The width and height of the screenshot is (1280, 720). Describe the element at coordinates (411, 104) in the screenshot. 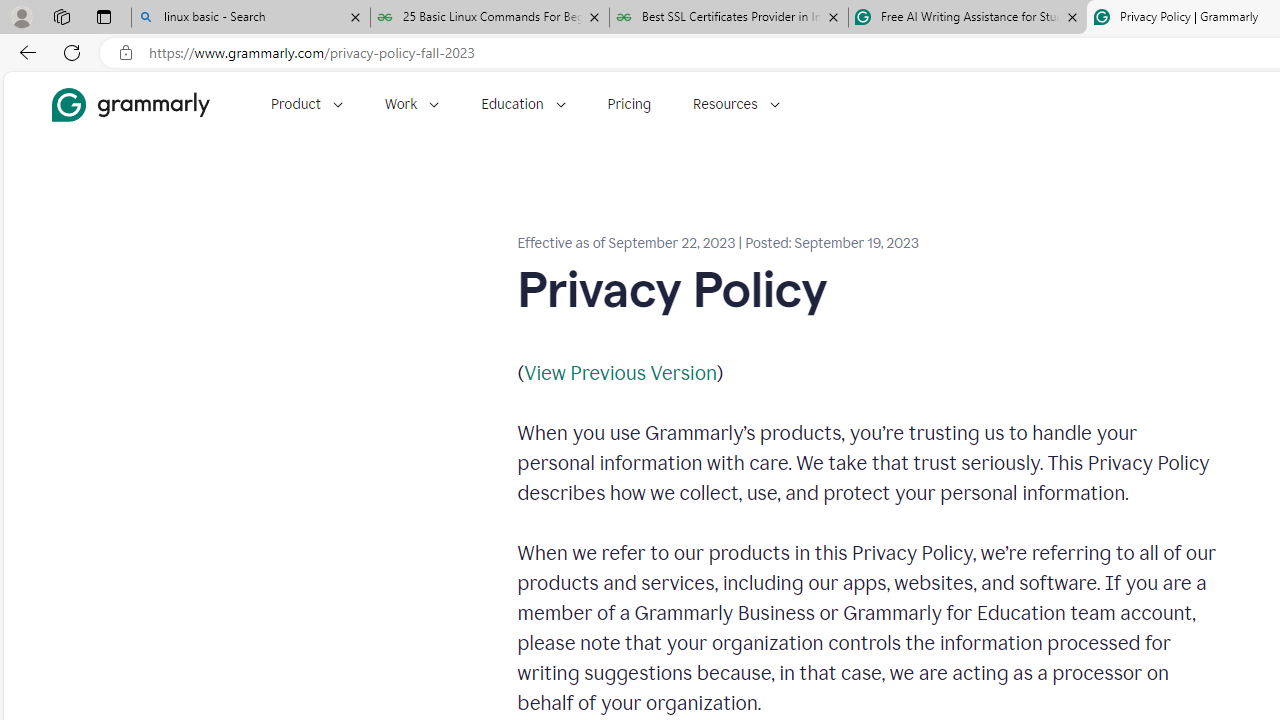

I see `'Work'` at that location.